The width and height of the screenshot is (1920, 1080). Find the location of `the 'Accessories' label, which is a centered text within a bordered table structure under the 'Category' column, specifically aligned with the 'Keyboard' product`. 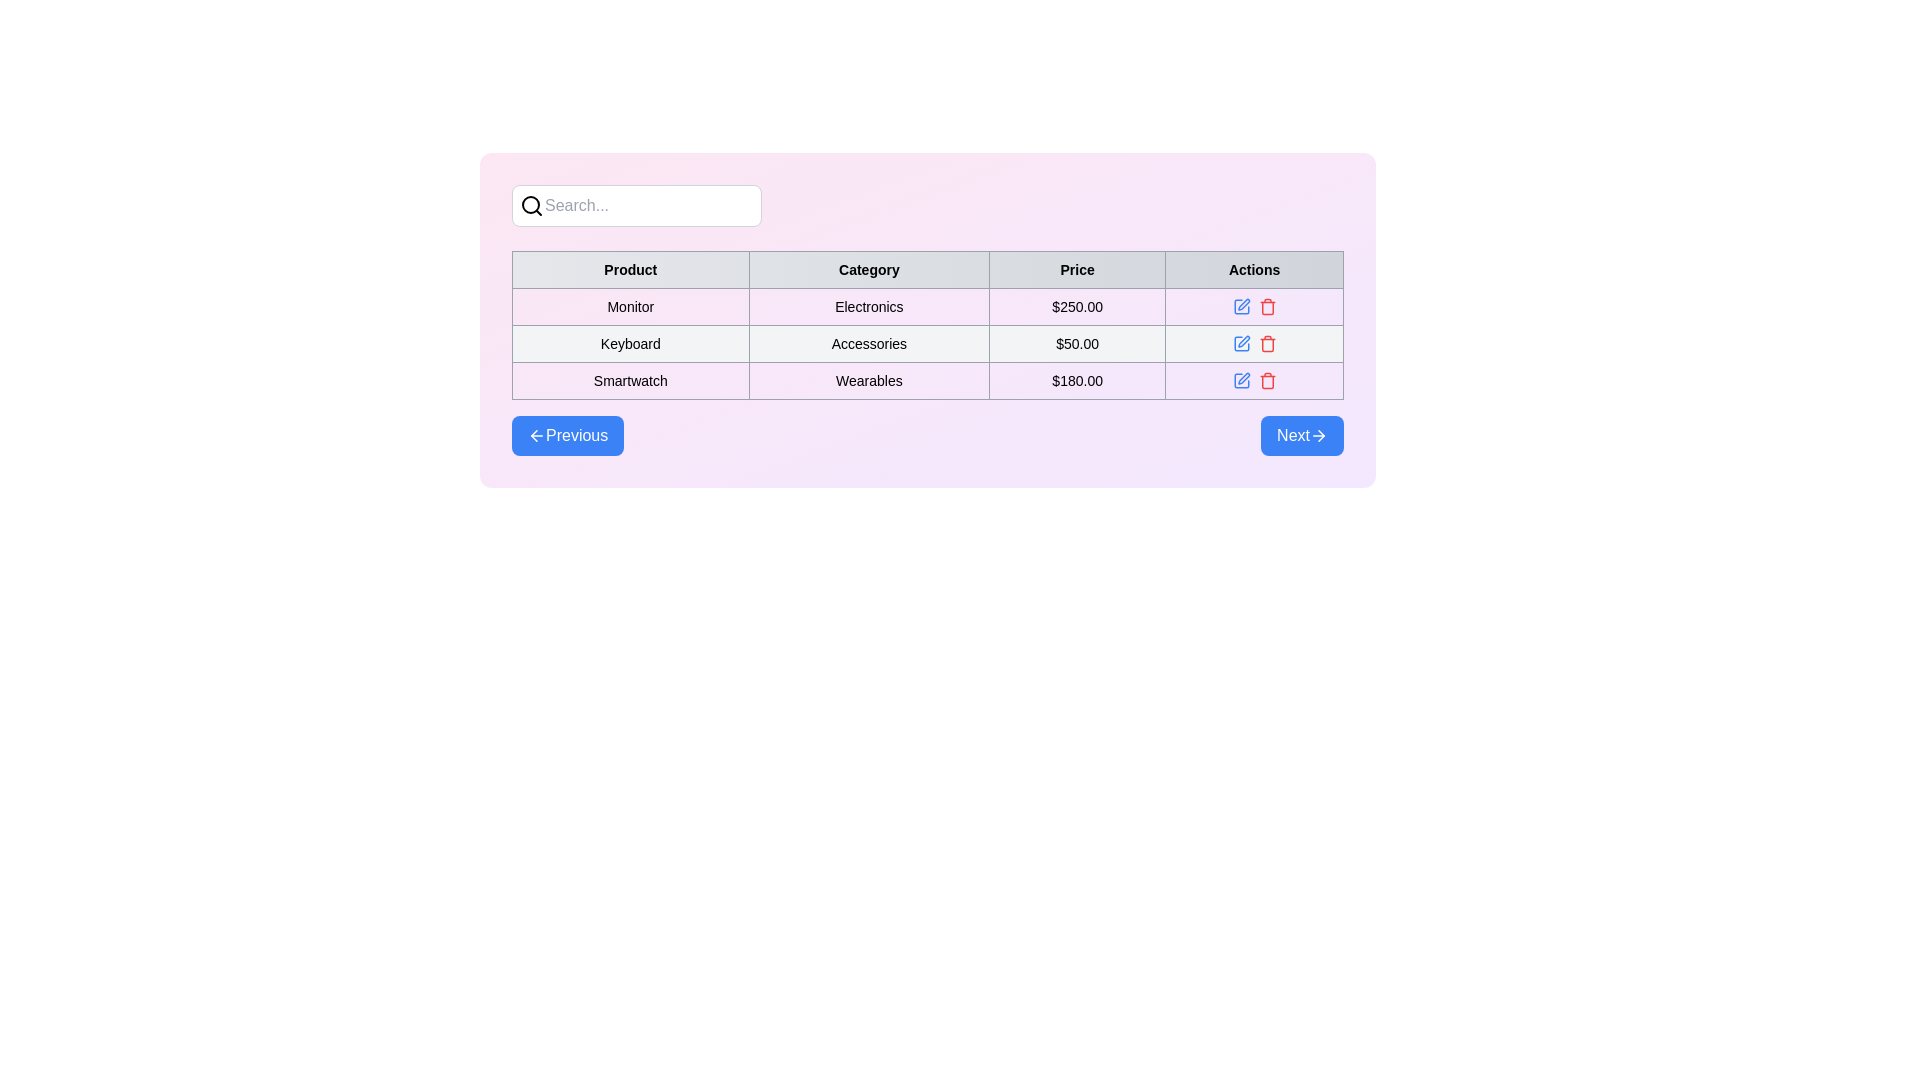

the 'Accessories' label, which is a centered text within a bordered table structure under the 'Category' column, specifically aligned with the 'Keyboard' product is located at coordinates (869, 342).